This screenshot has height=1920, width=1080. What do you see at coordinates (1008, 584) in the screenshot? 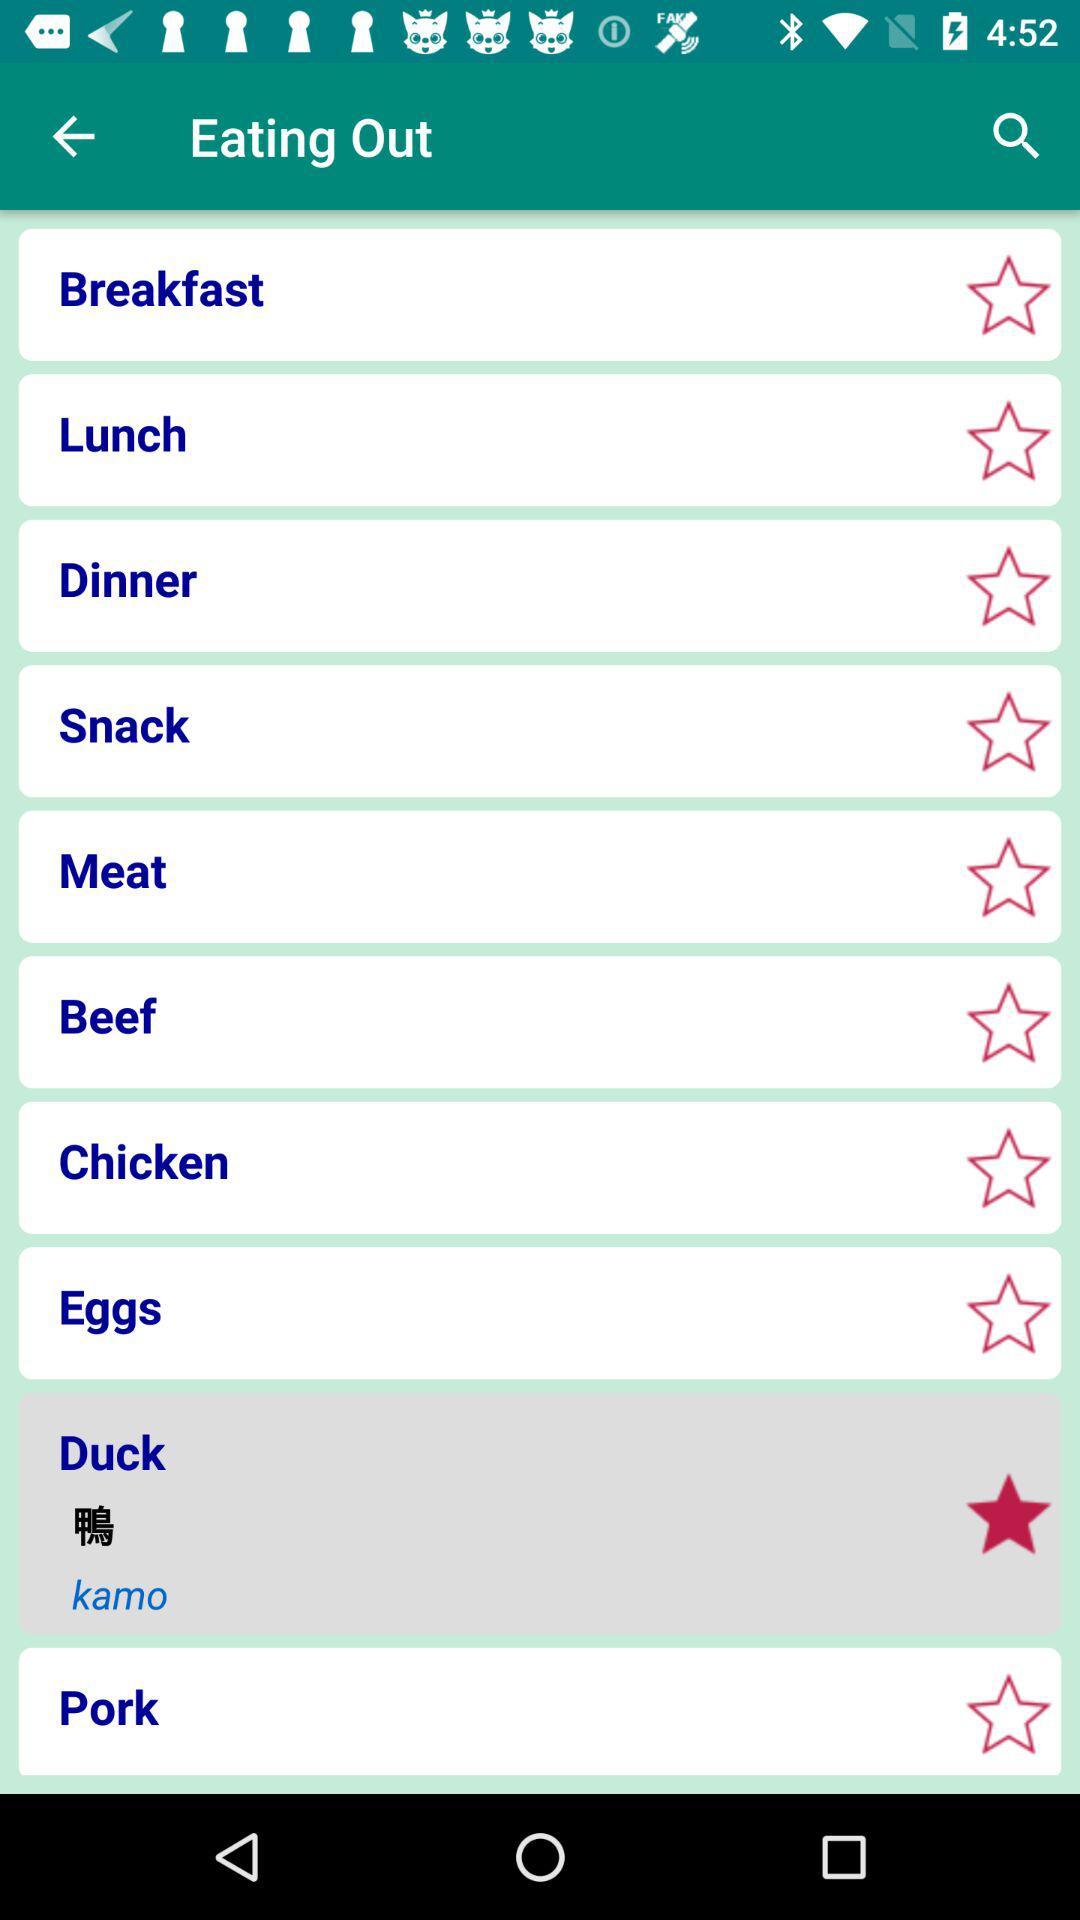
I see `symbol` at bounding box center [1008, 584].